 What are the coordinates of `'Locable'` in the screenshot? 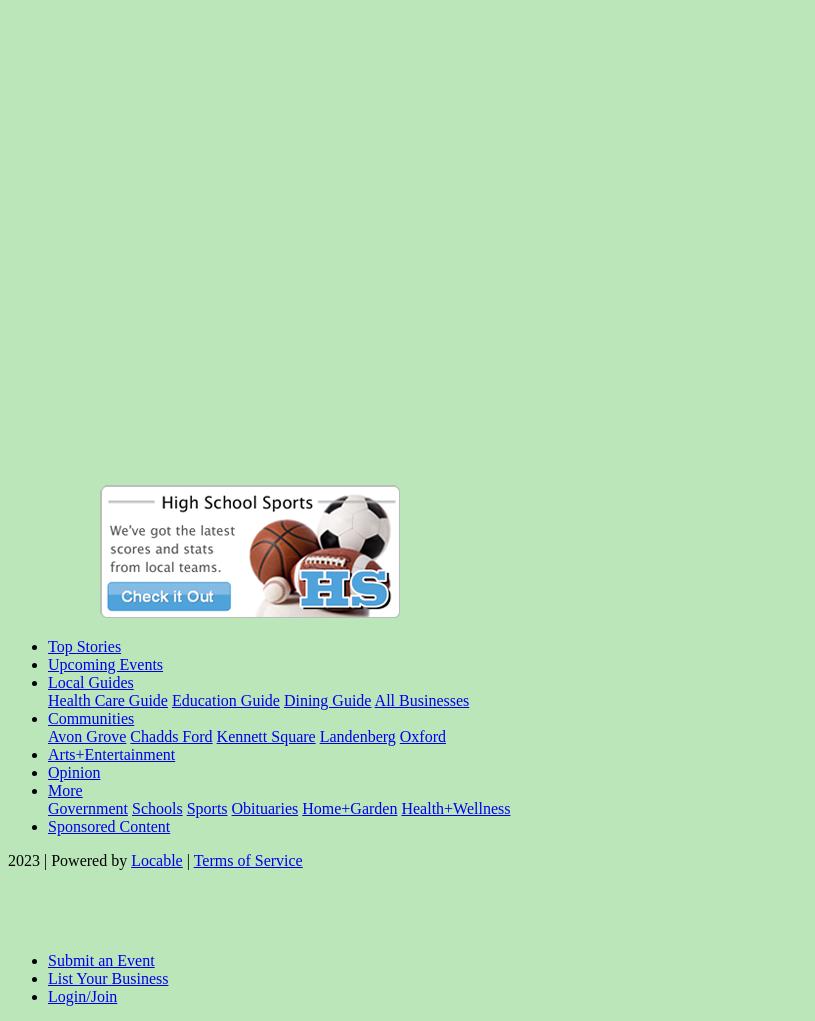 It's located at (156, 860).